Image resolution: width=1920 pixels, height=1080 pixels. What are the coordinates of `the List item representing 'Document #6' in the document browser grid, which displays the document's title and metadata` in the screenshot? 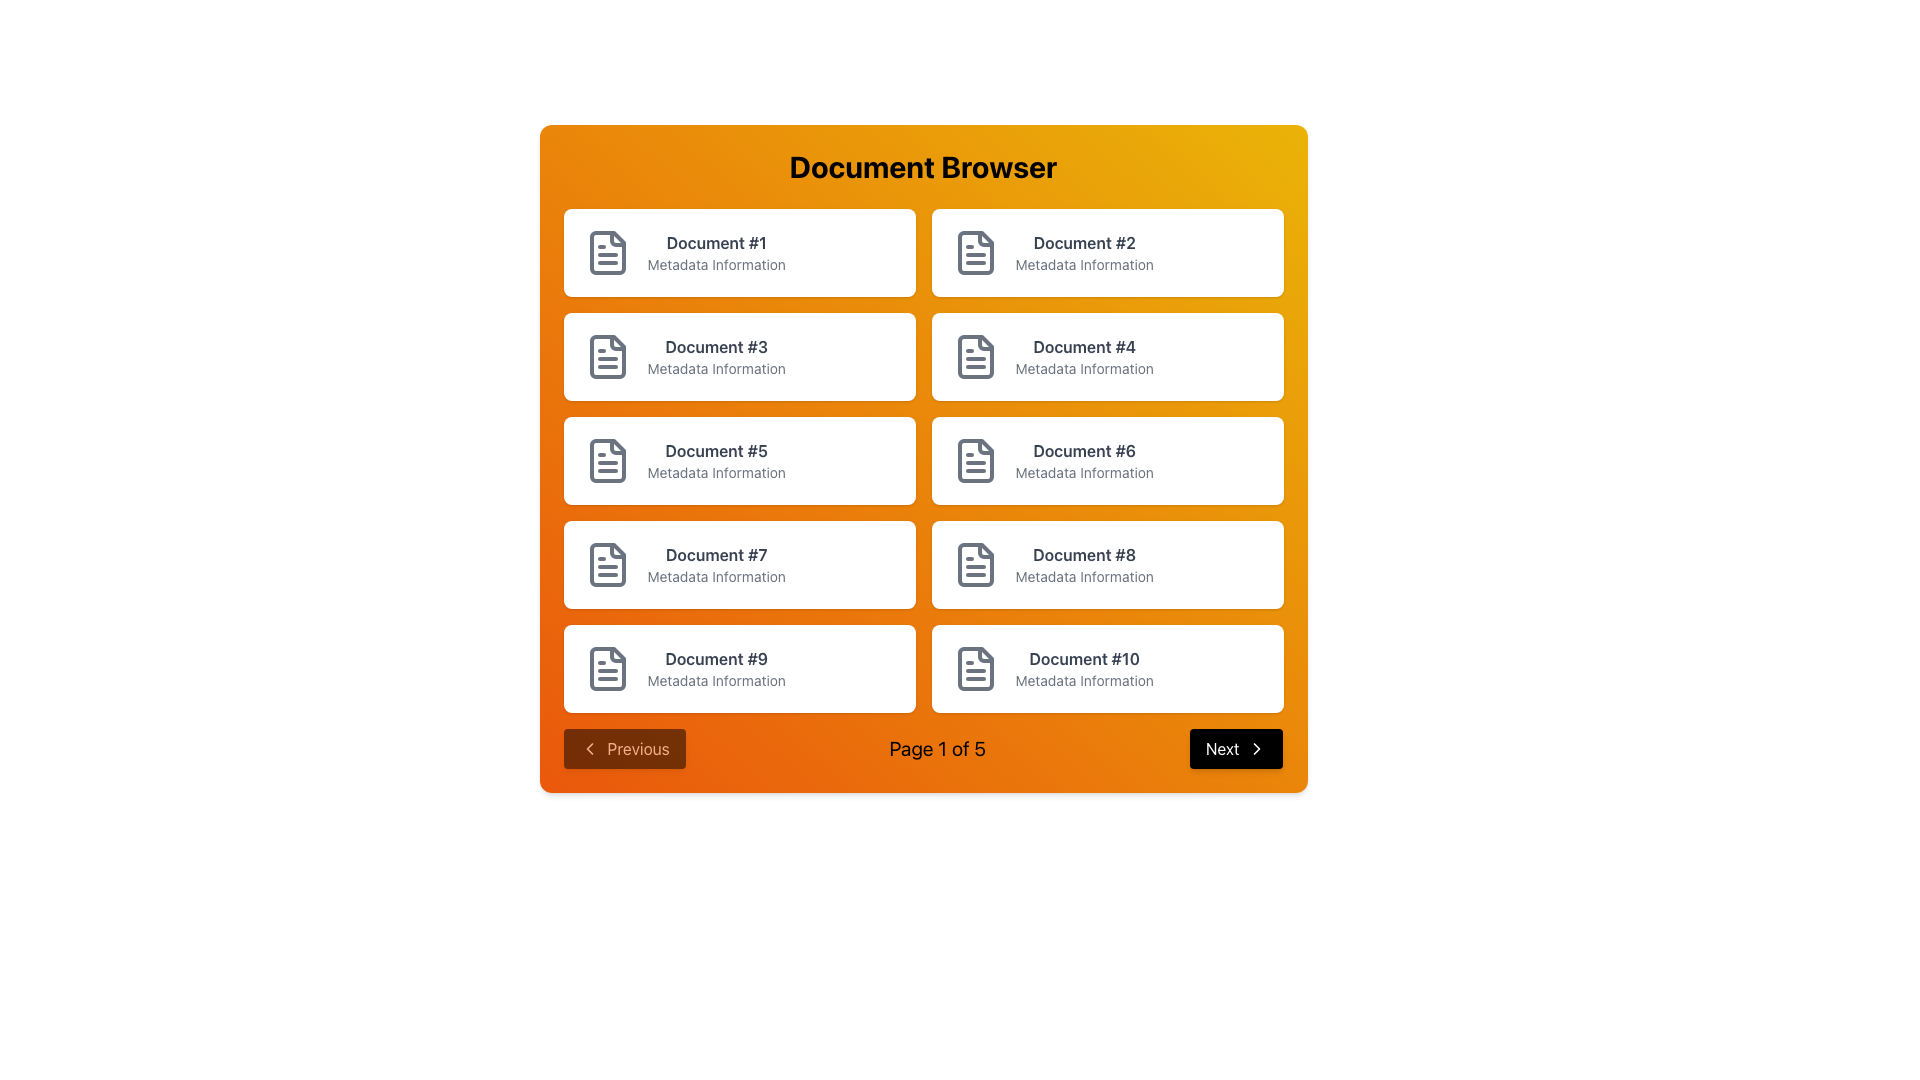 It's located at (1083, 461).